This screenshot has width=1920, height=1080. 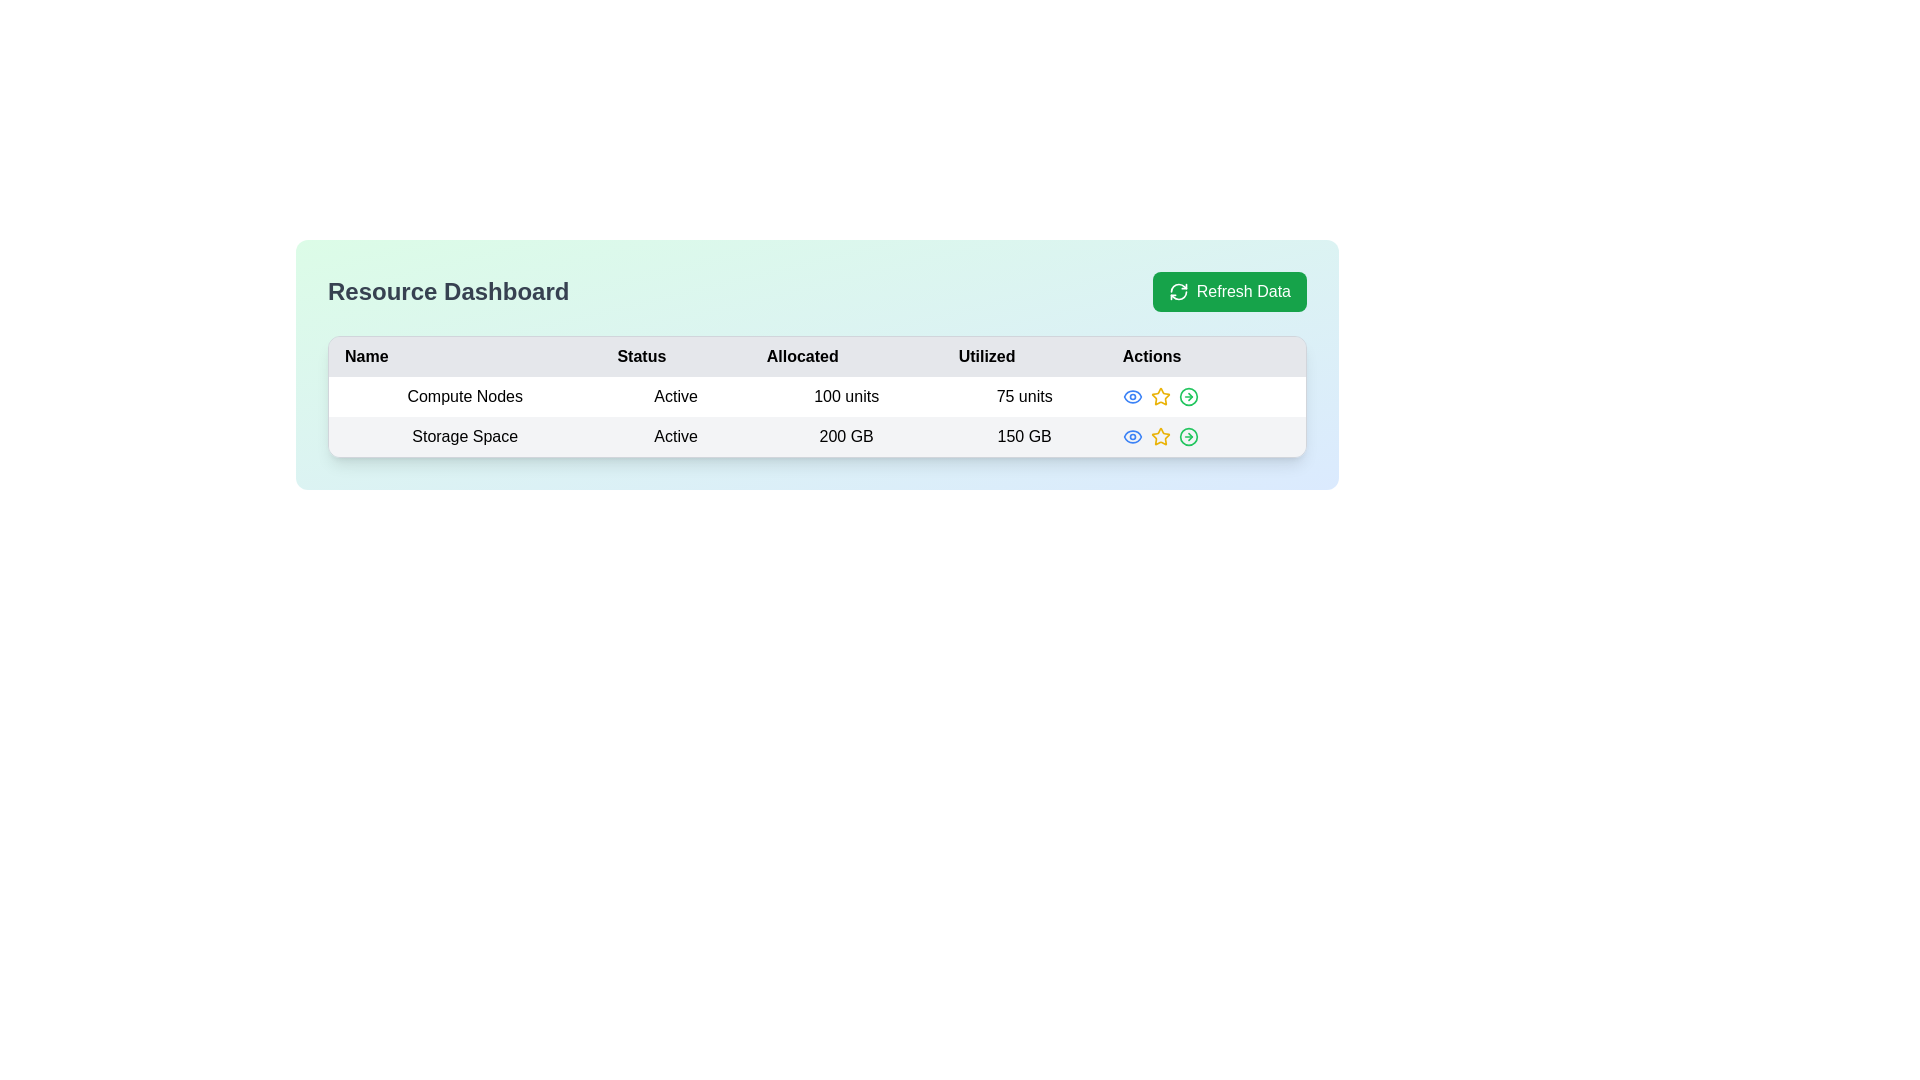 I want to click on the text label displaying '150 GB' in bold style, located in the second row under the 'Utilized' column of the table, positioned between '200 GB' and action icons, so click(x=1024, y=435).